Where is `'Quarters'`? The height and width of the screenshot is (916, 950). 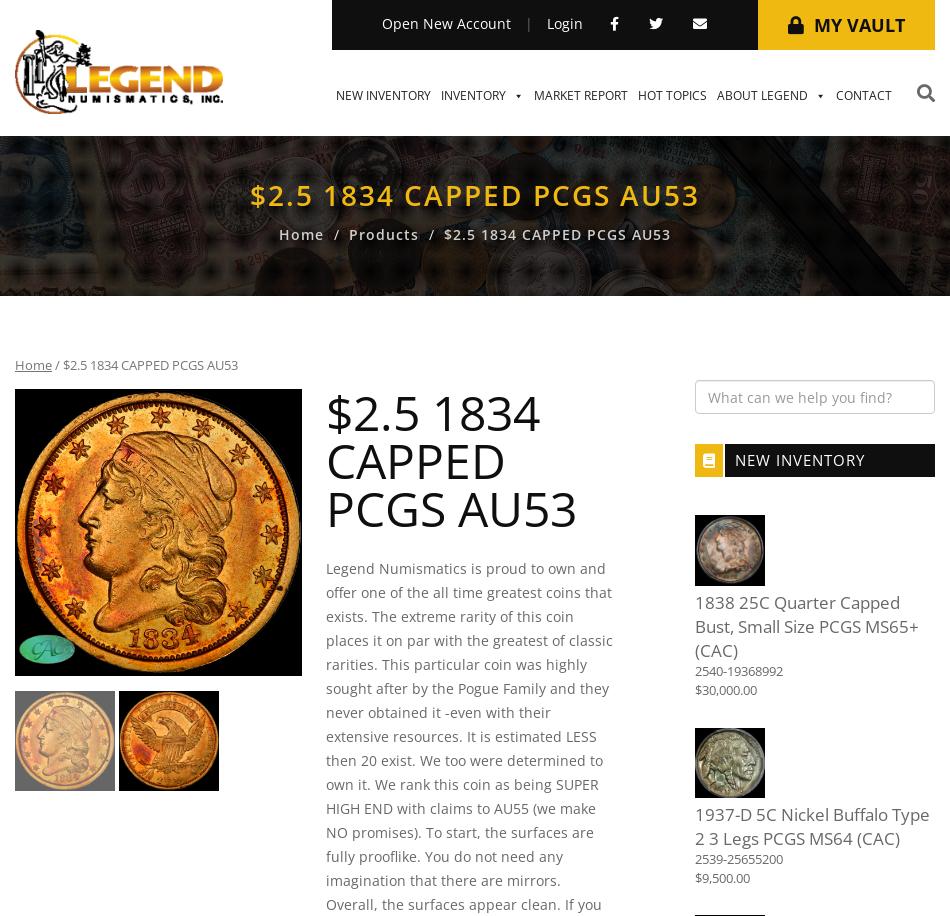 'Quarters' is located at coordinates (676, 850).